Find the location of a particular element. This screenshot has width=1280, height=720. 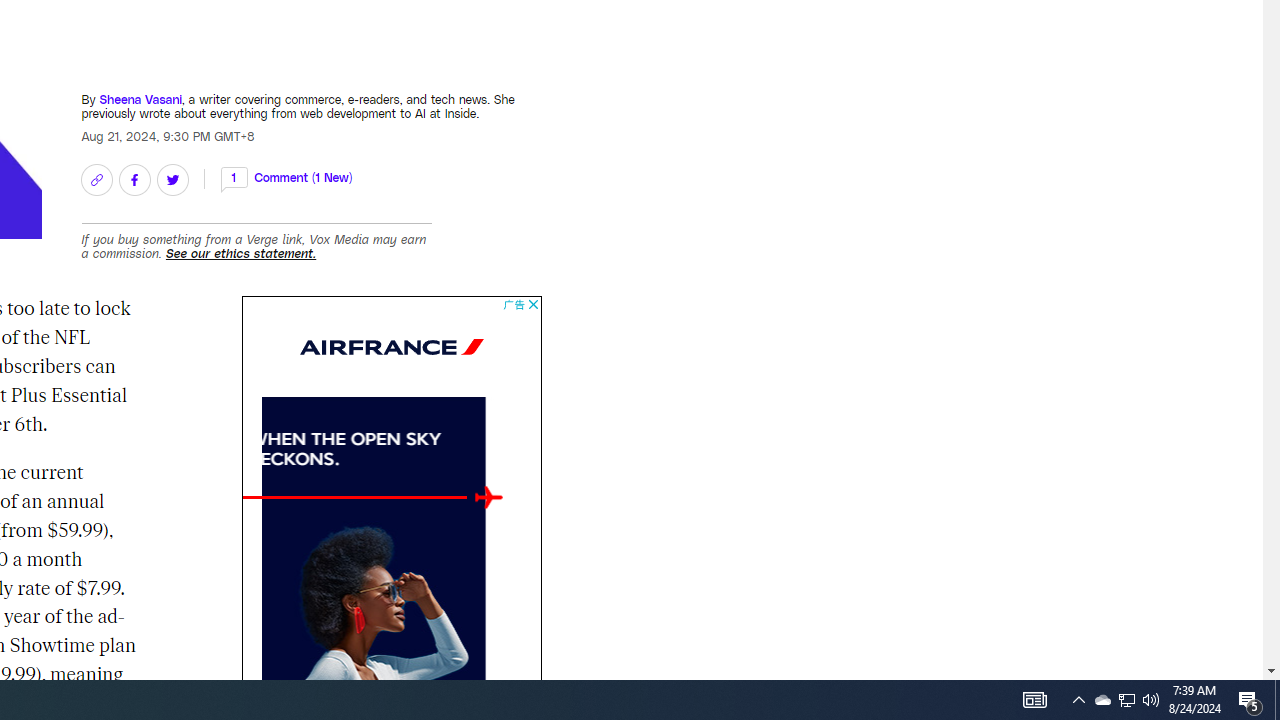

'Share on Twitter' is located at coordinates (172, 178).